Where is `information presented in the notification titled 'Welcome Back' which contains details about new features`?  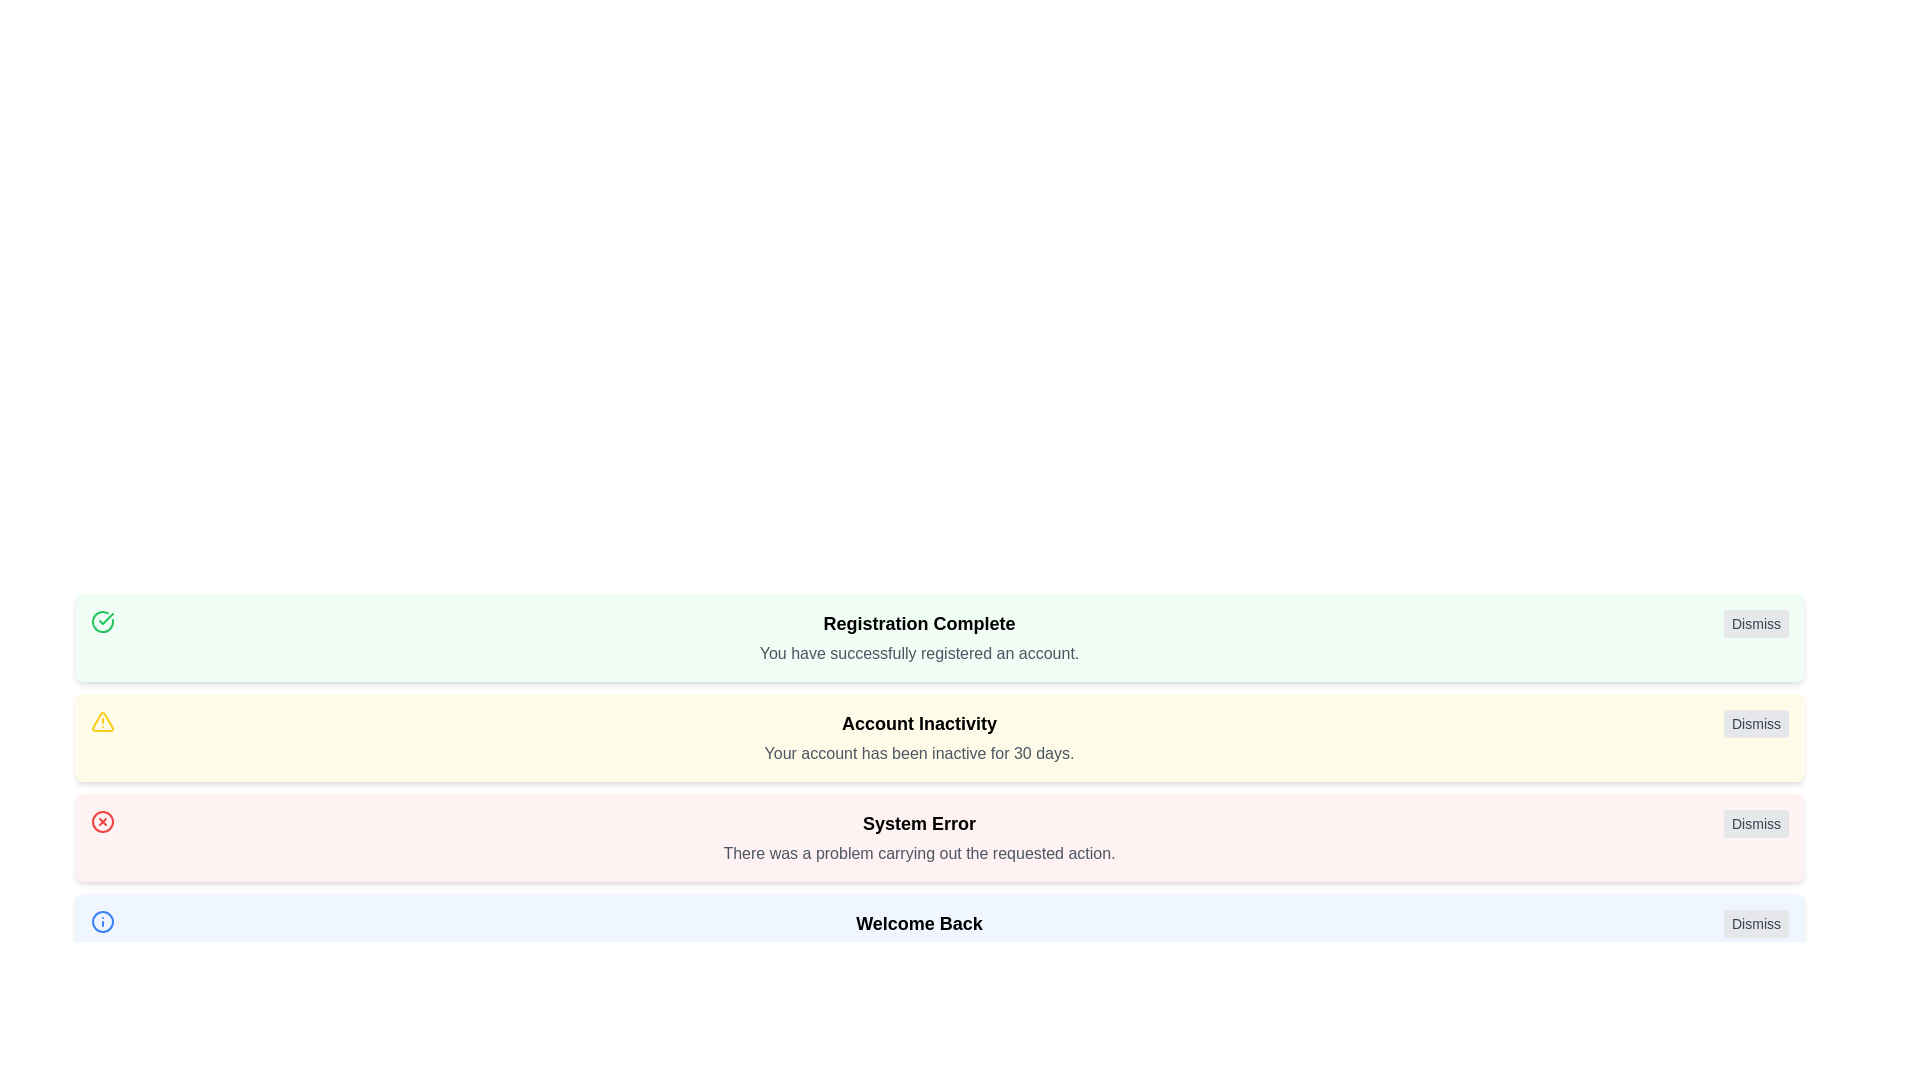
information presented in the notification titled 'Welcome Back' which contains details about new features is located at coordinates (939, 937).